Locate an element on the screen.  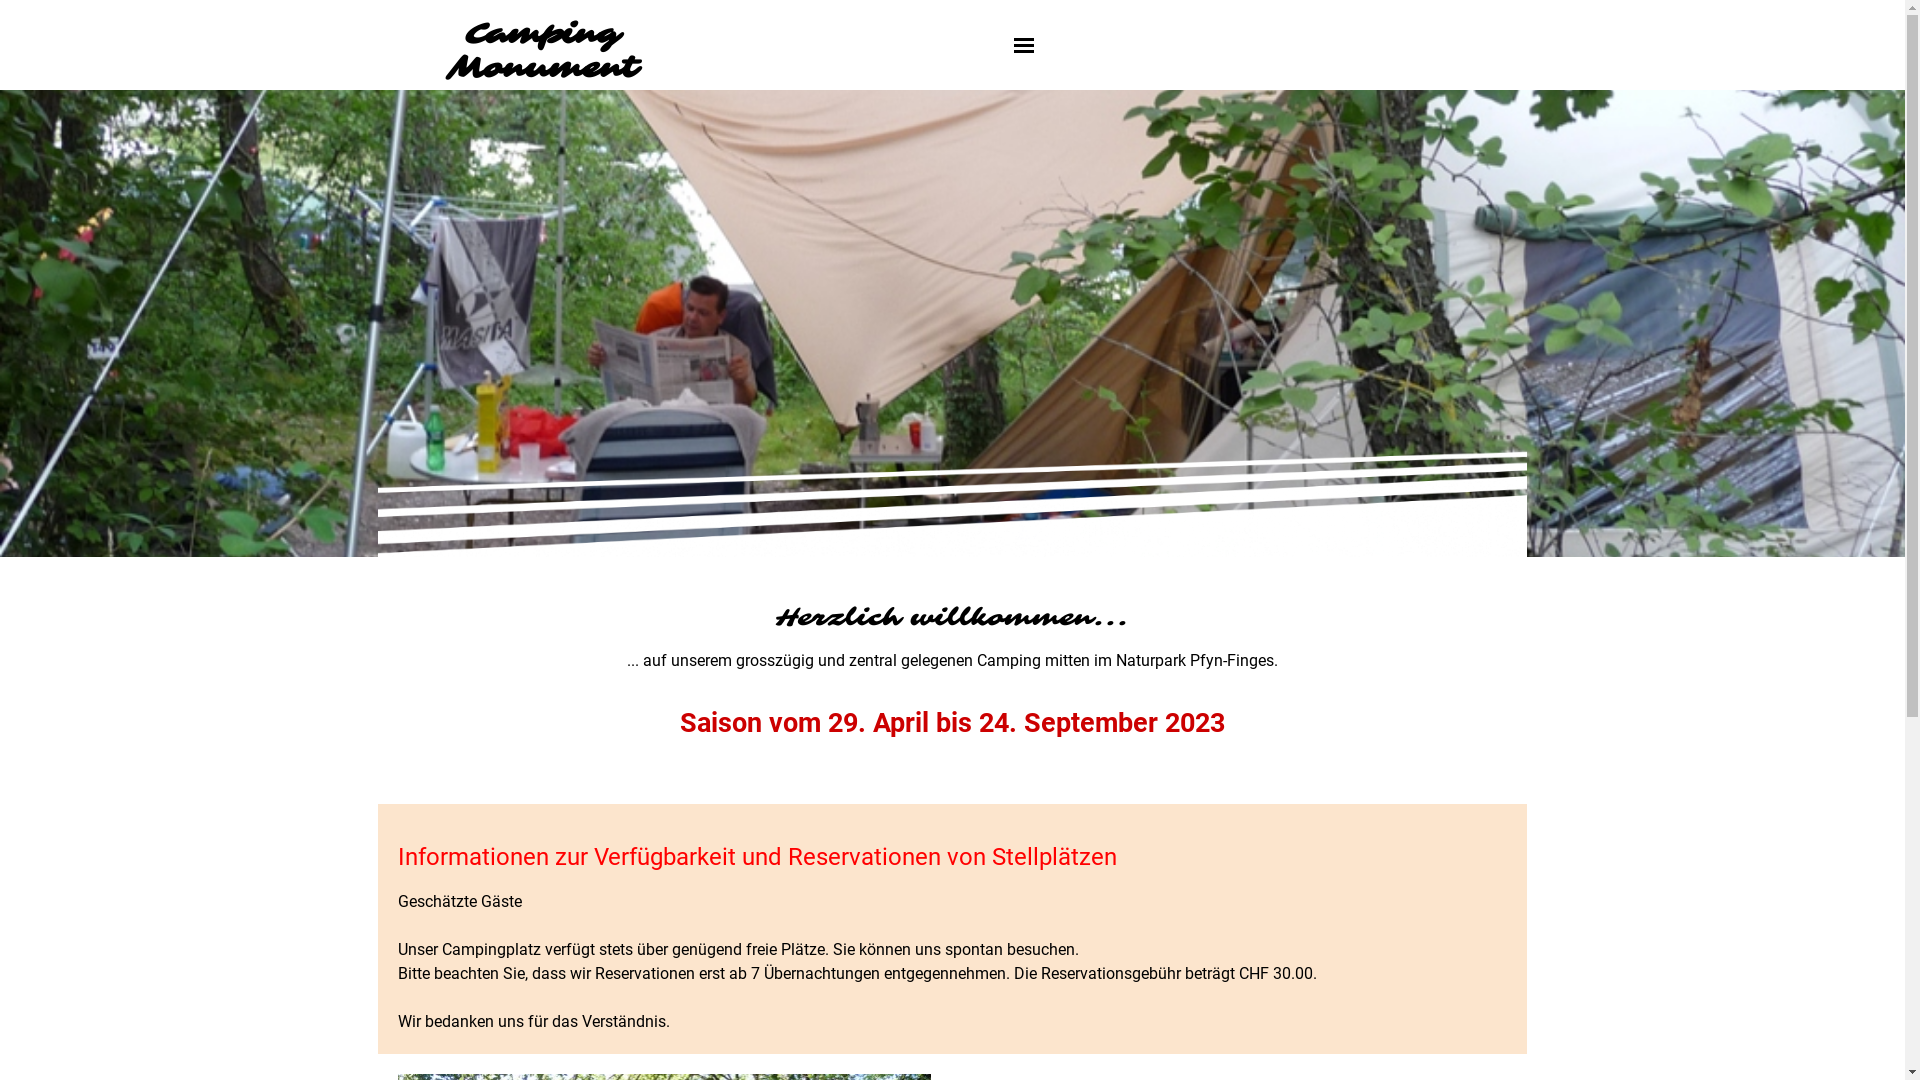
'Monument' is located at coordinates (542, 67).